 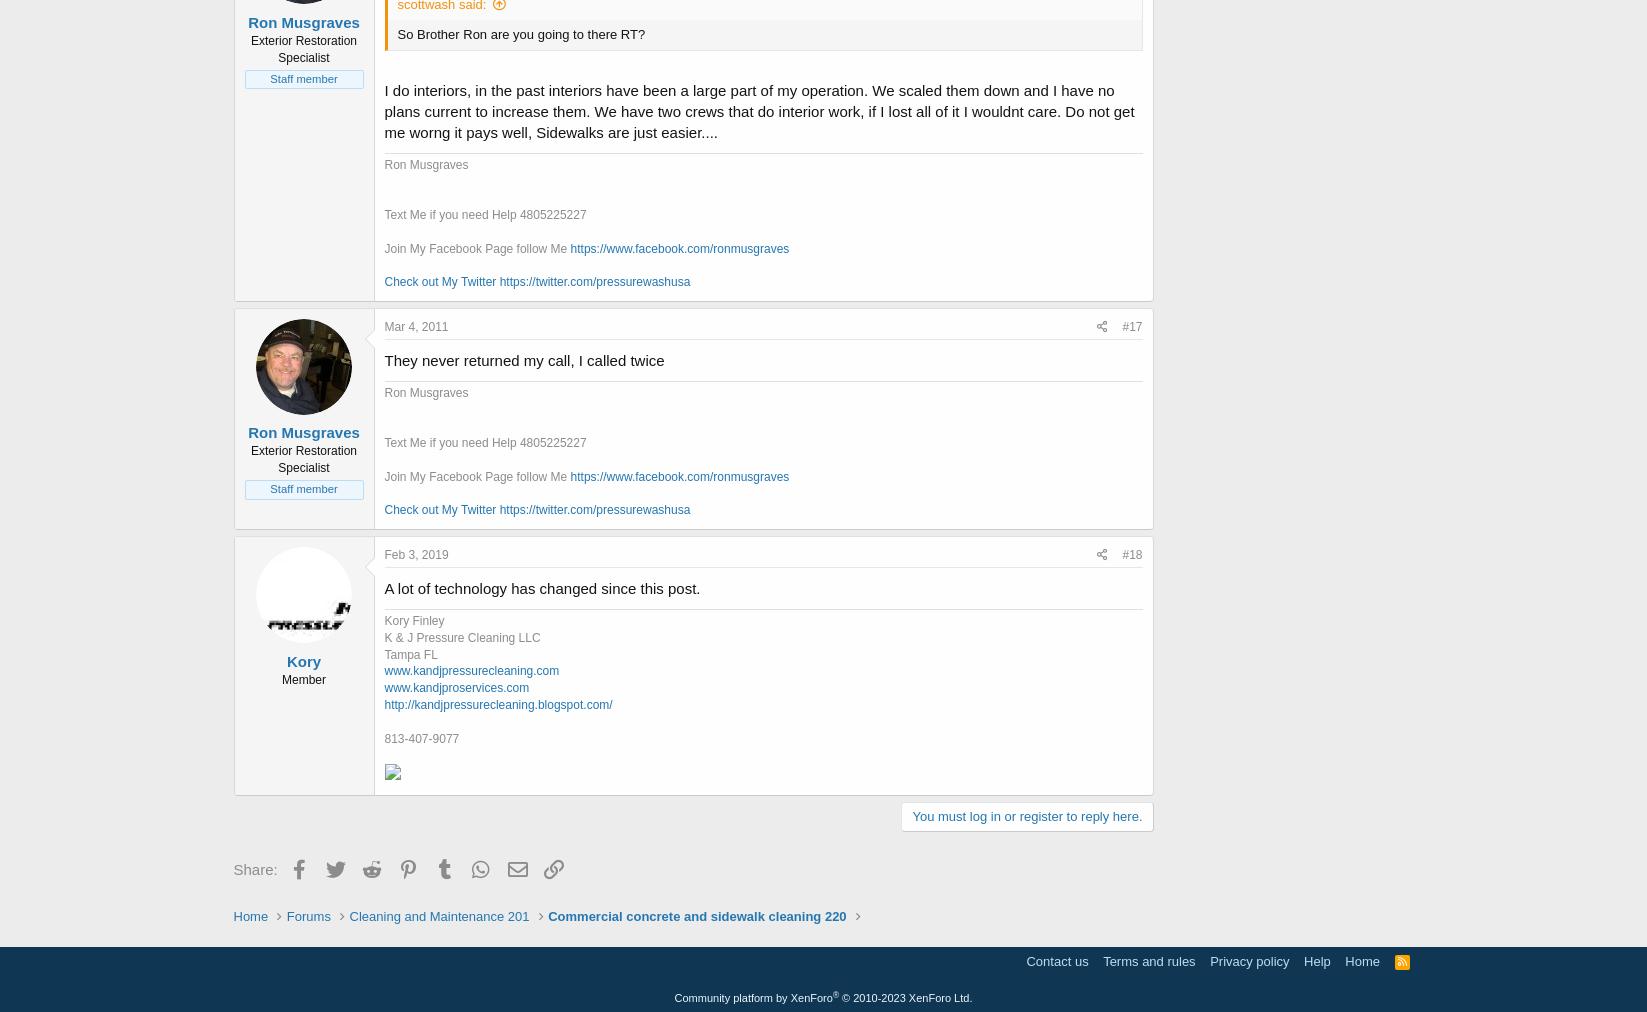 I want to click on 'K & J Pressure Cleaning LLC', so click(x=461, y=636).